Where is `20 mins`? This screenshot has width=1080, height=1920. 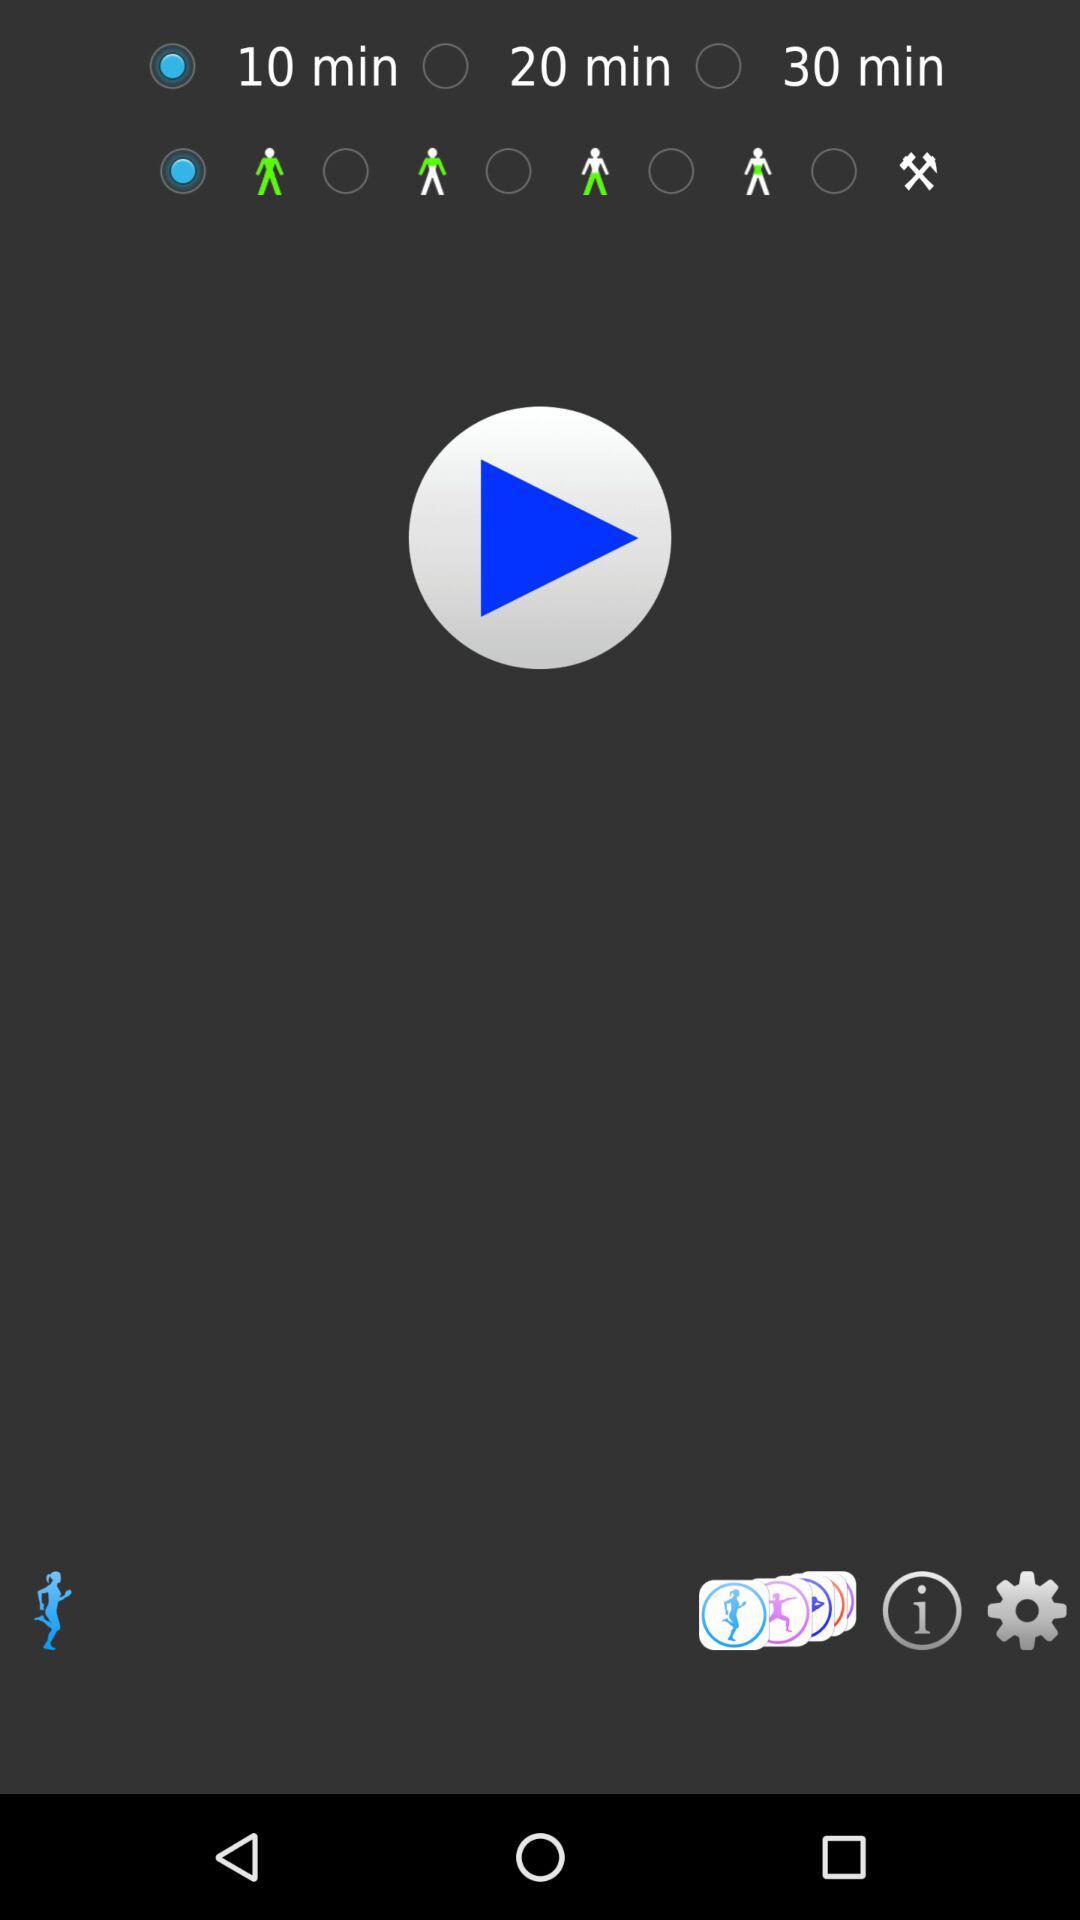 20 mins is located at coordinates (455, 66).